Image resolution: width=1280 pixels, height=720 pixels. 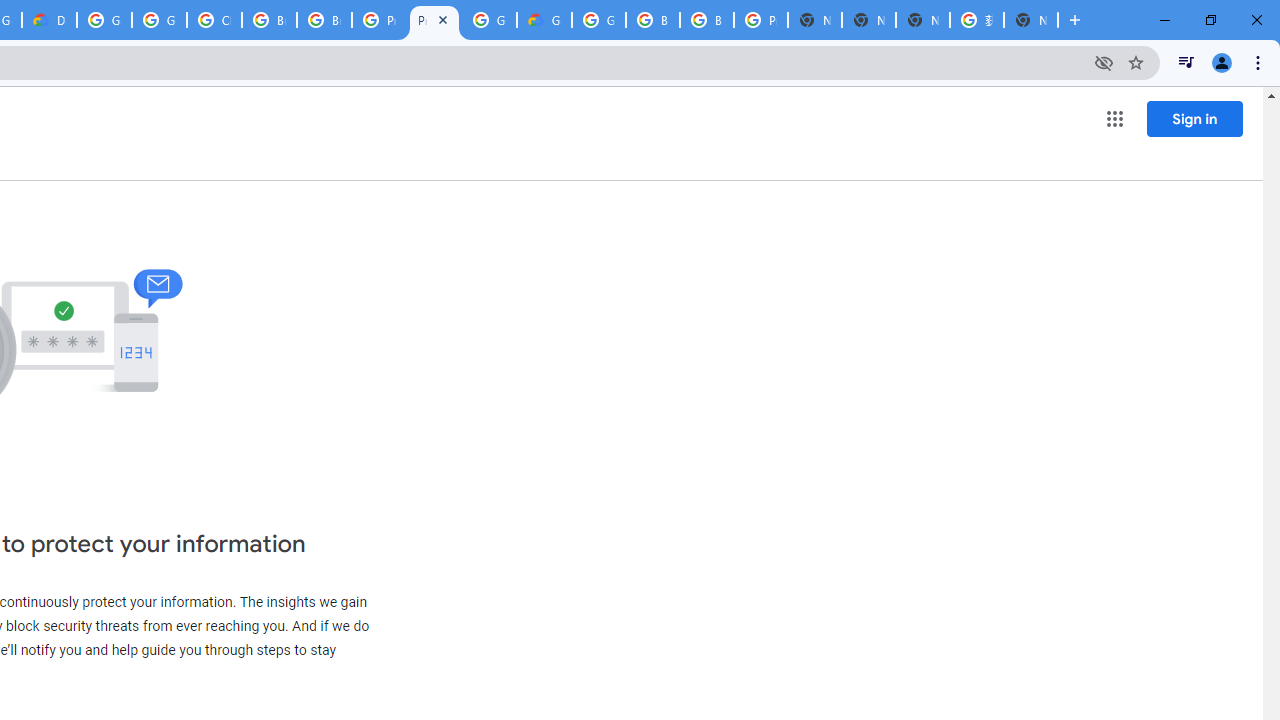 I want to click on 'Browse Chrome as a guest - Computer - Google Chrome Help', so click(x=268, y=20).